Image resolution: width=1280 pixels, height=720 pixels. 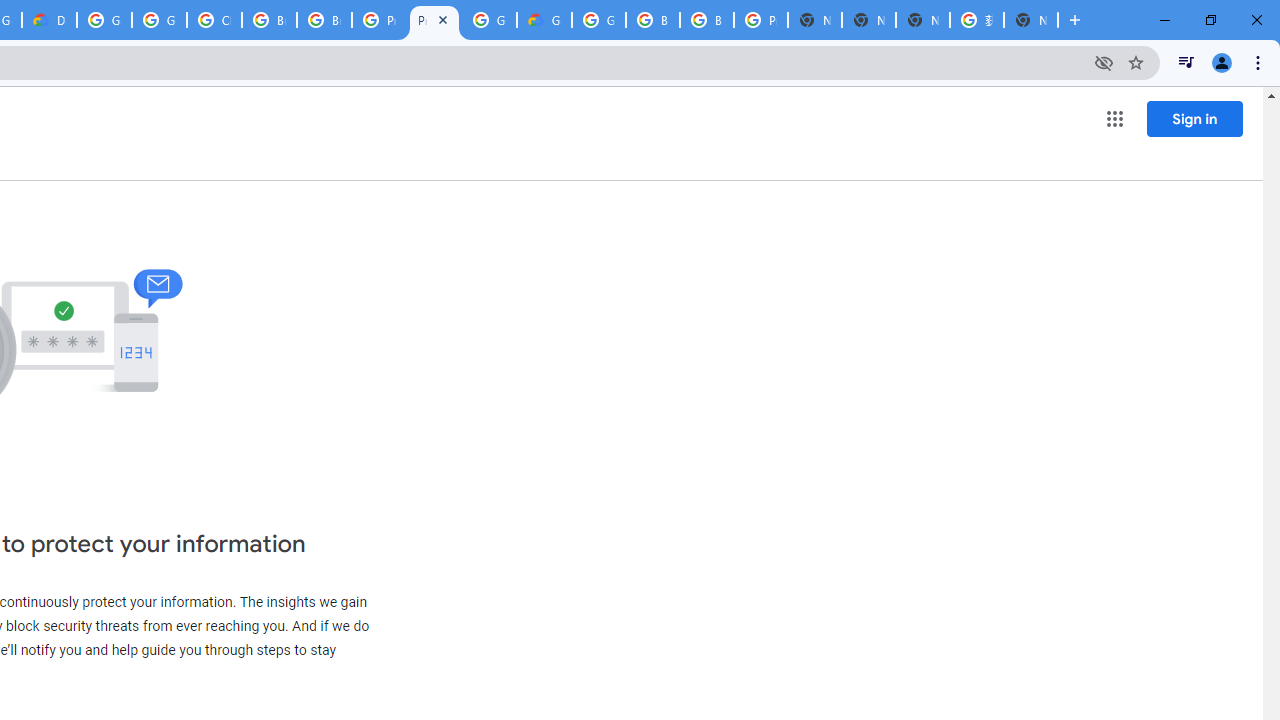 I want to click on 'Browse Chrome as a guest - Computer - Google Chrome Help', so click(x=268, y=20).